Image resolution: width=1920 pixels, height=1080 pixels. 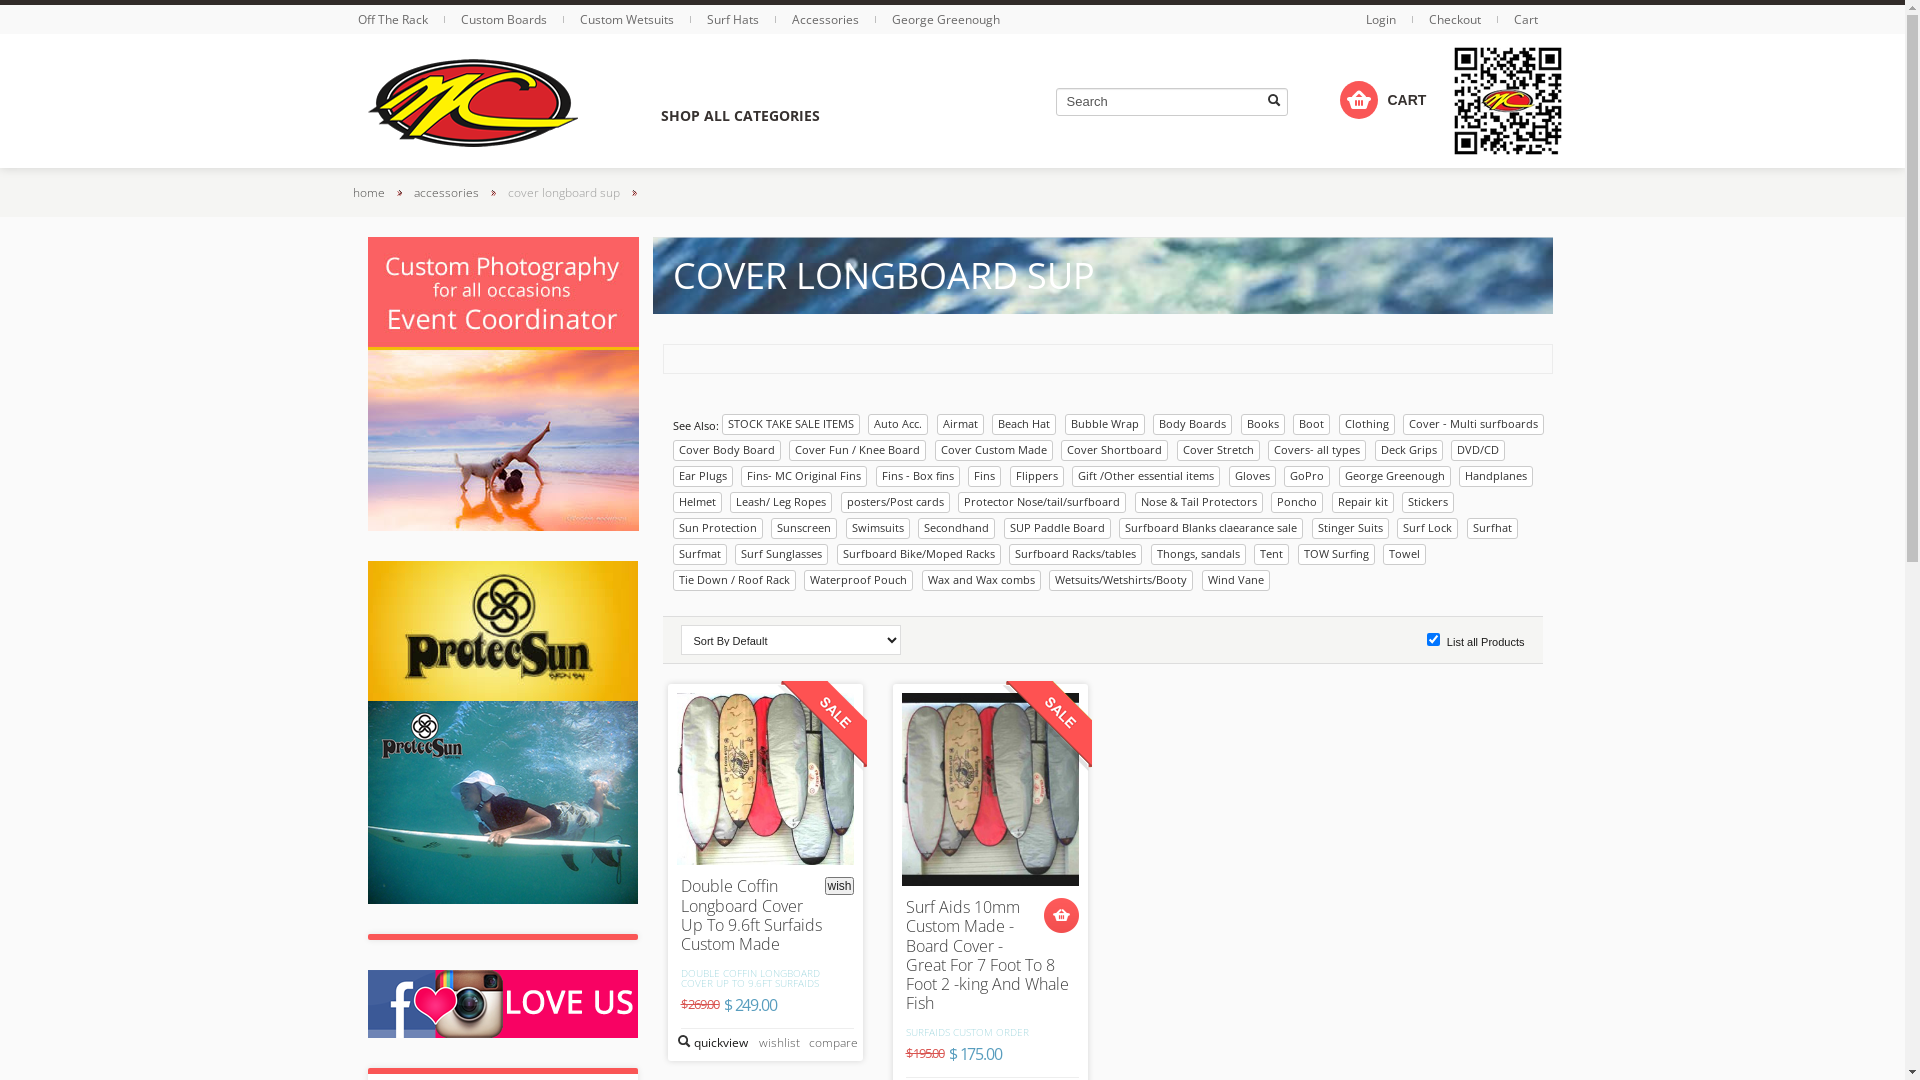 I want to click on 'Nose & Tail Protectors', so click(x=1198, y=501).